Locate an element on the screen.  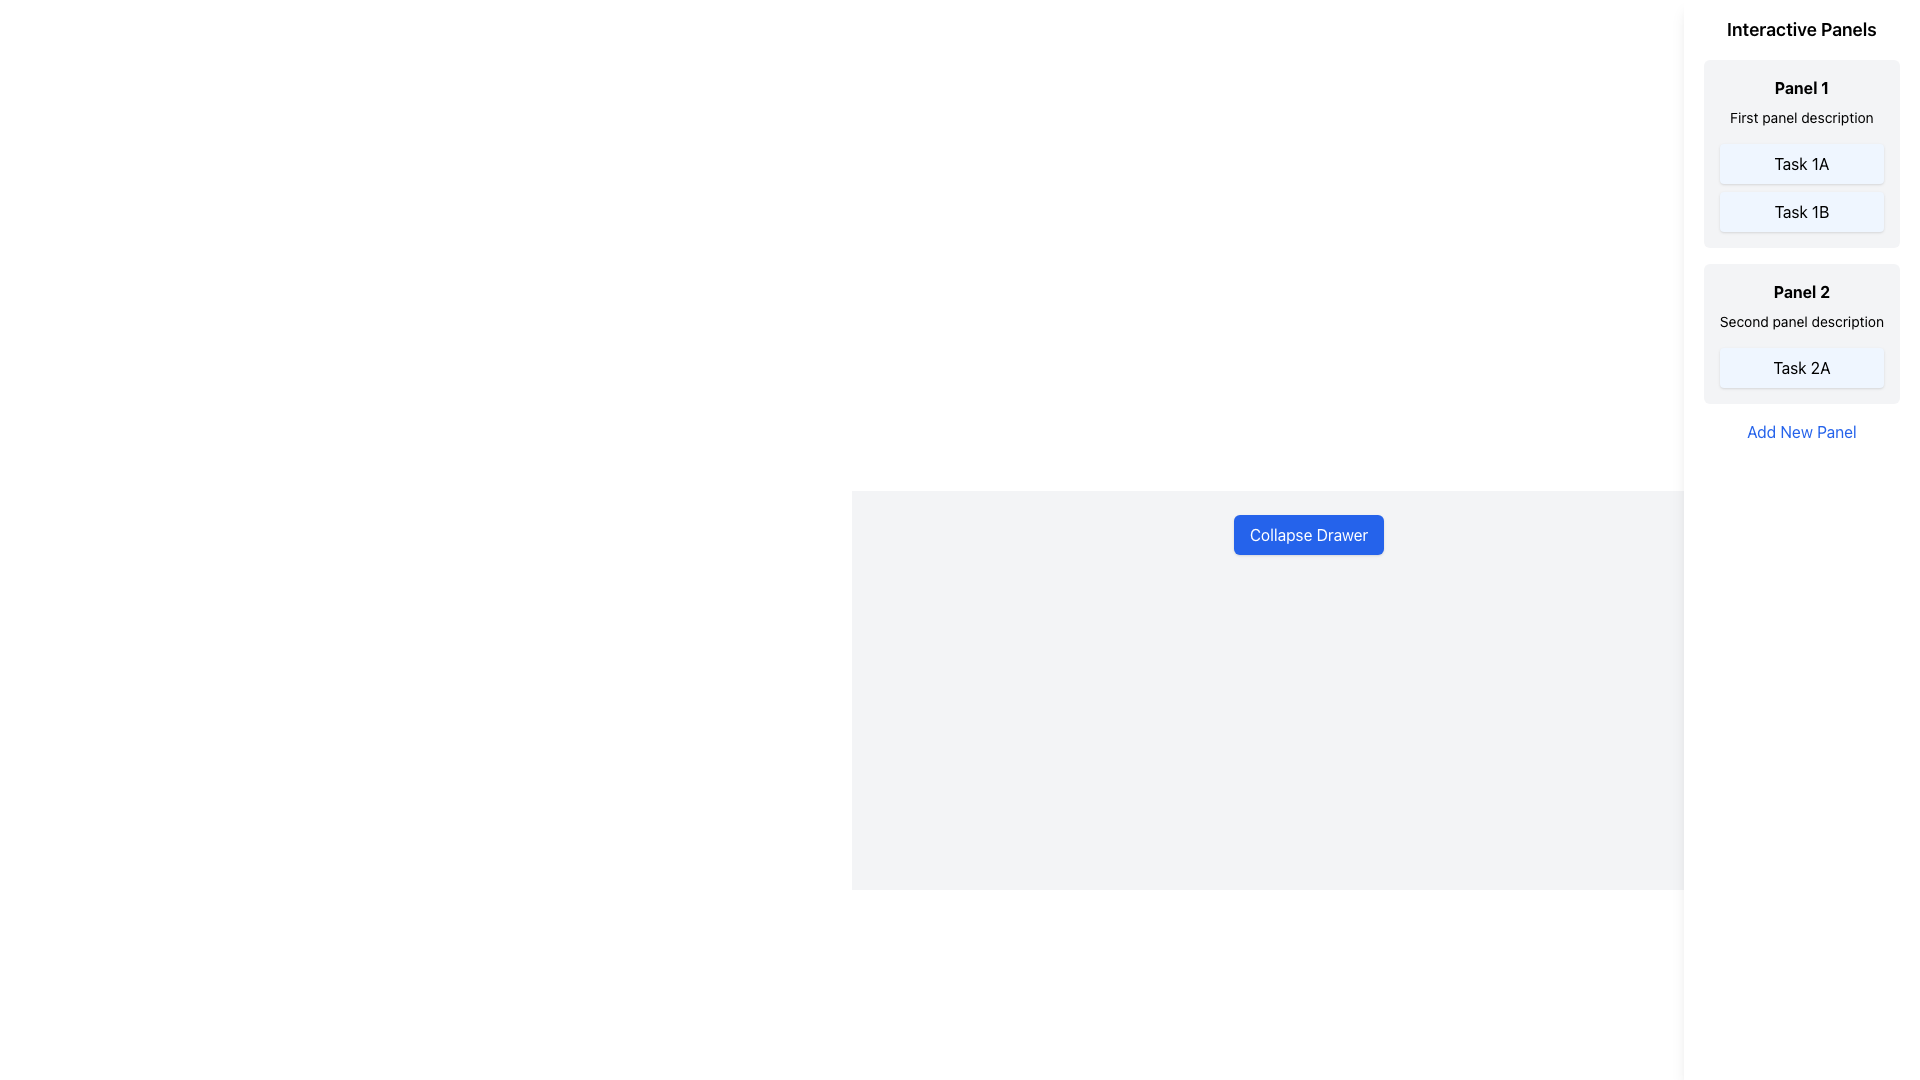
the light blue rectangular button labeled 'Task 1A' located in Panel 1 under 'First panel description' is located at coordinates (1801, 163).